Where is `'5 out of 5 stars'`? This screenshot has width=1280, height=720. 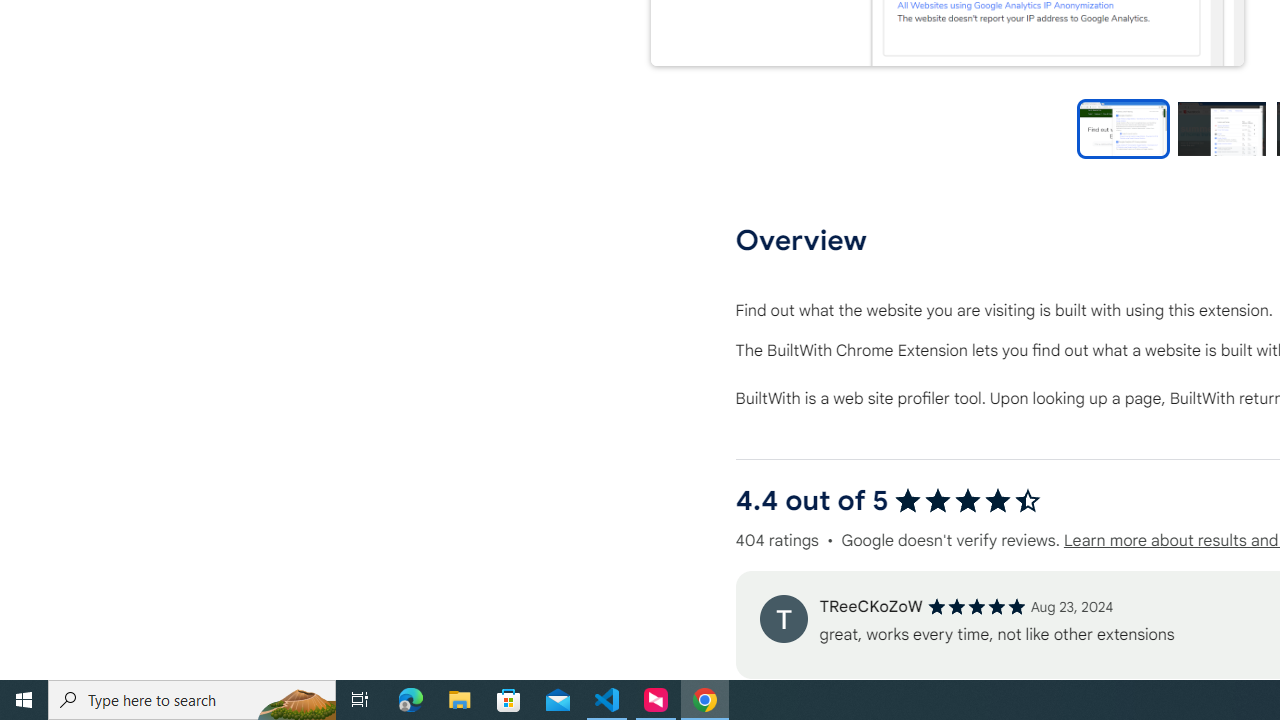 '5 out of 5 stars' is located at coordinates (976, 605).